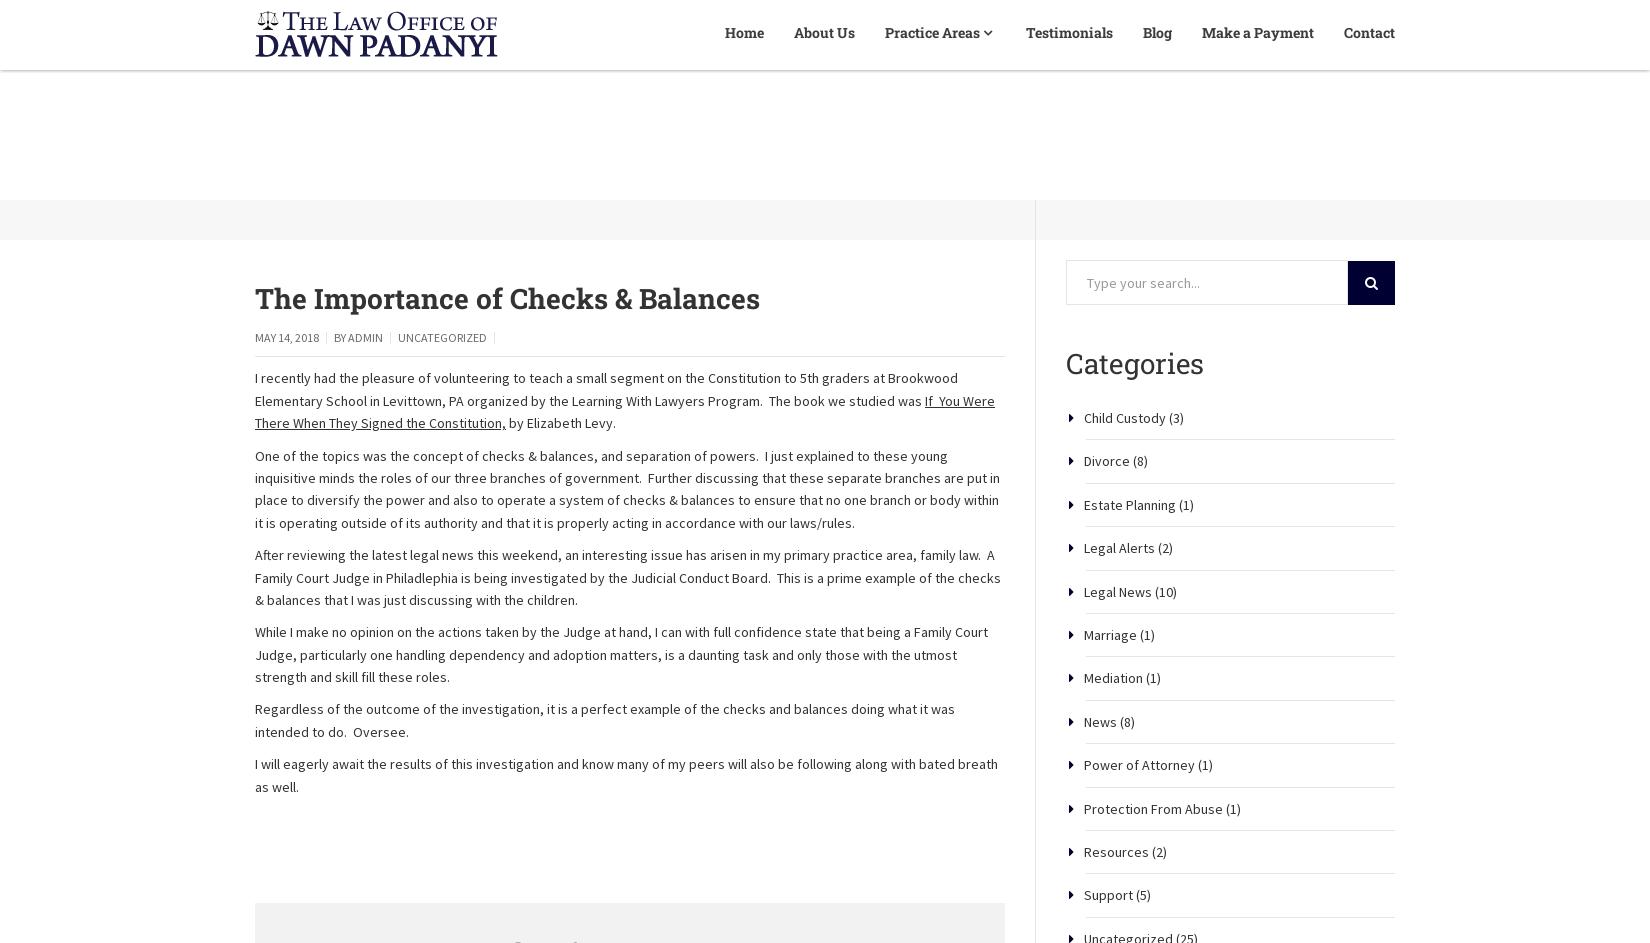  Describe the element at coordinates (1139, 832) in the screenshot. I see `'Power of Attorney'` at that location.